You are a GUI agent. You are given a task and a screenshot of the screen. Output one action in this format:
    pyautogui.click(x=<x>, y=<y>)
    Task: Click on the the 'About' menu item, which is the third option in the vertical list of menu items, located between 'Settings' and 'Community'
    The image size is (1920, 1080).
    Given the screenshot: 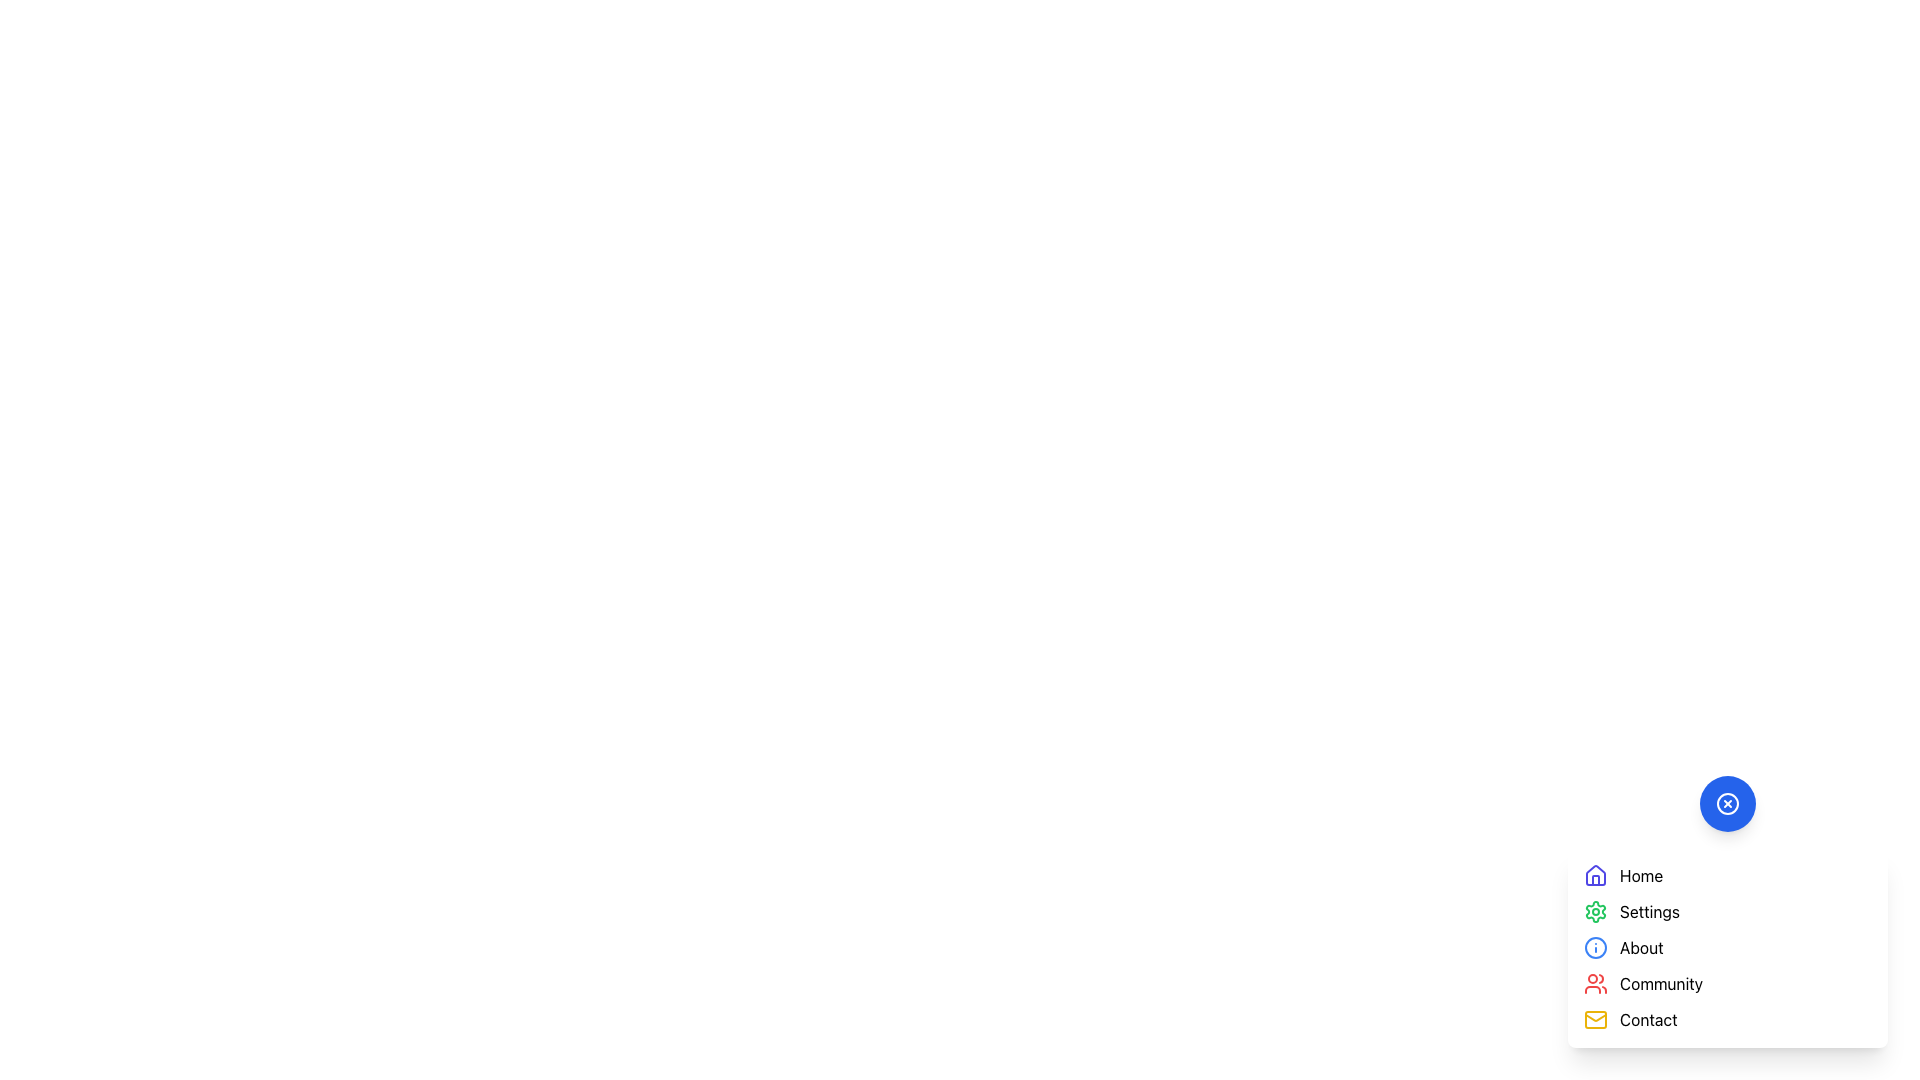 What is the action you would take?
    pyautogui.click(x=1727, y=947)
    